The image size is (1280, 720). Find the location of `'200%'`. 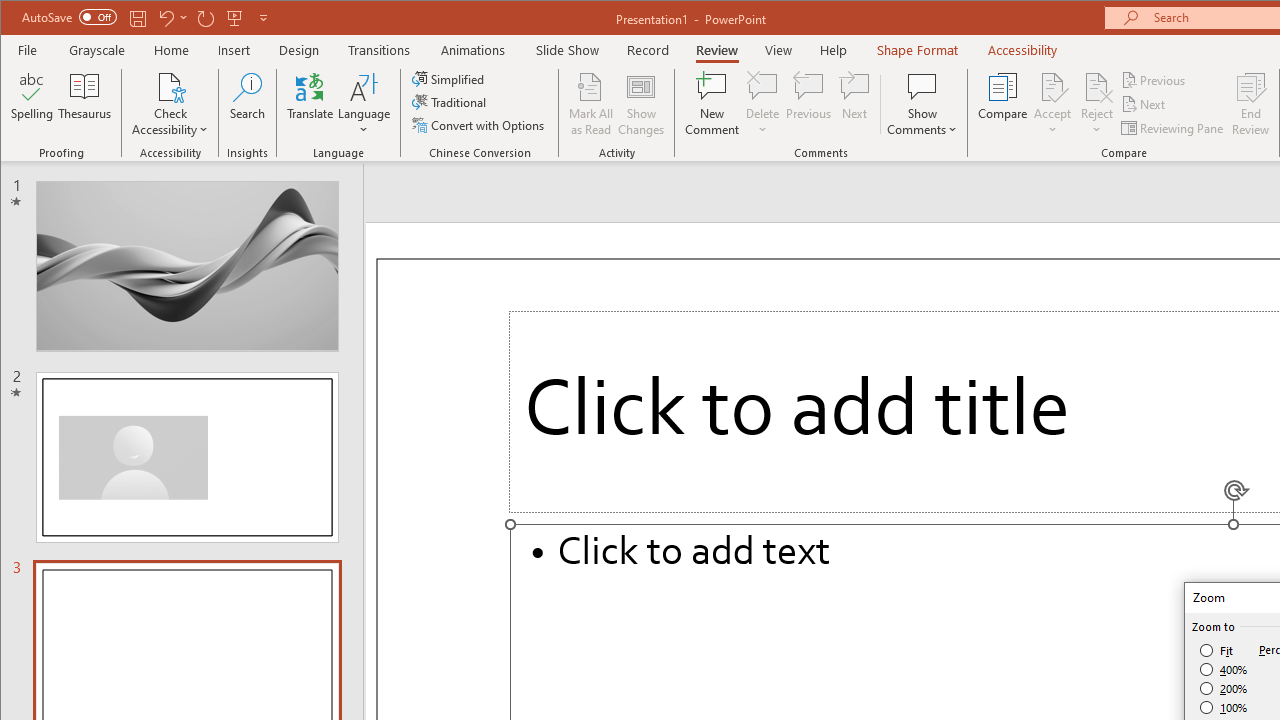

'200%' is located at coordinates (1223, 688).